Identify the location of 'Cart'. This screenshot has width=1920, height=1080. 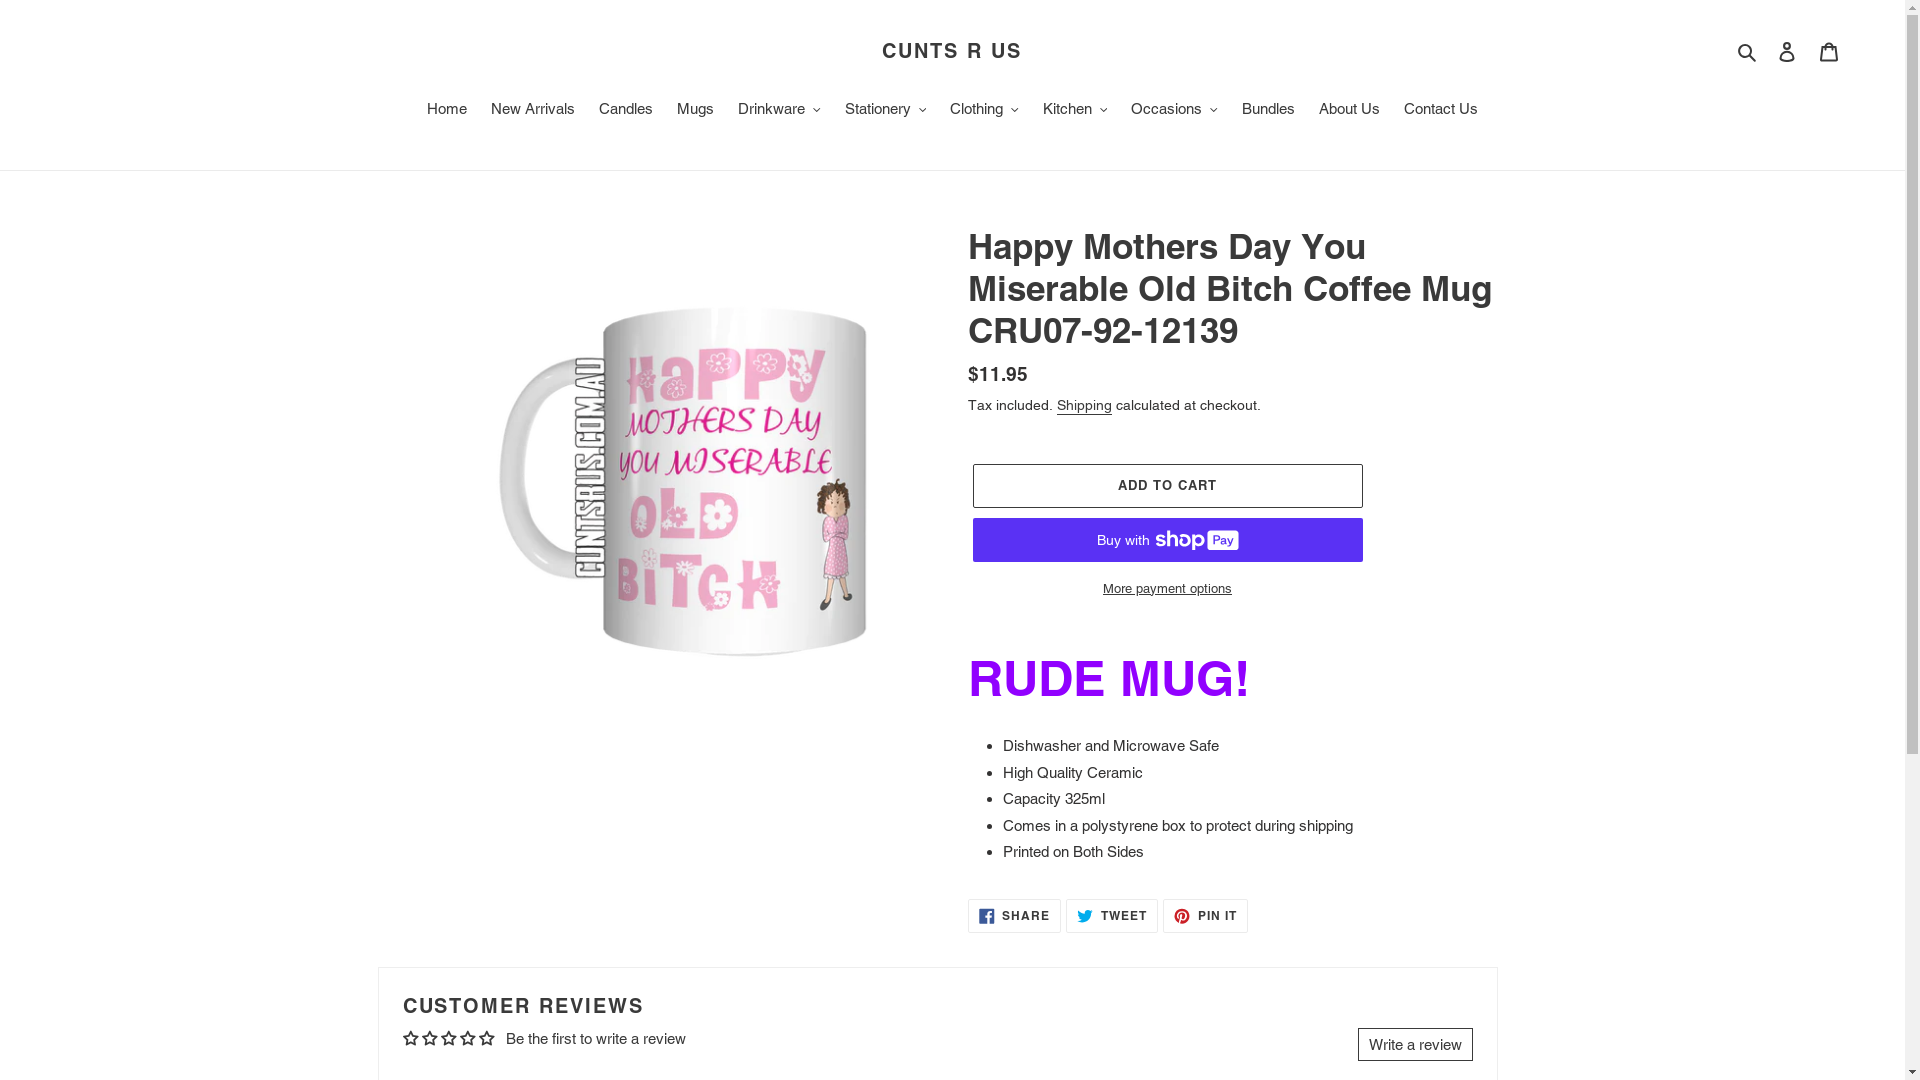
(1828, 50).